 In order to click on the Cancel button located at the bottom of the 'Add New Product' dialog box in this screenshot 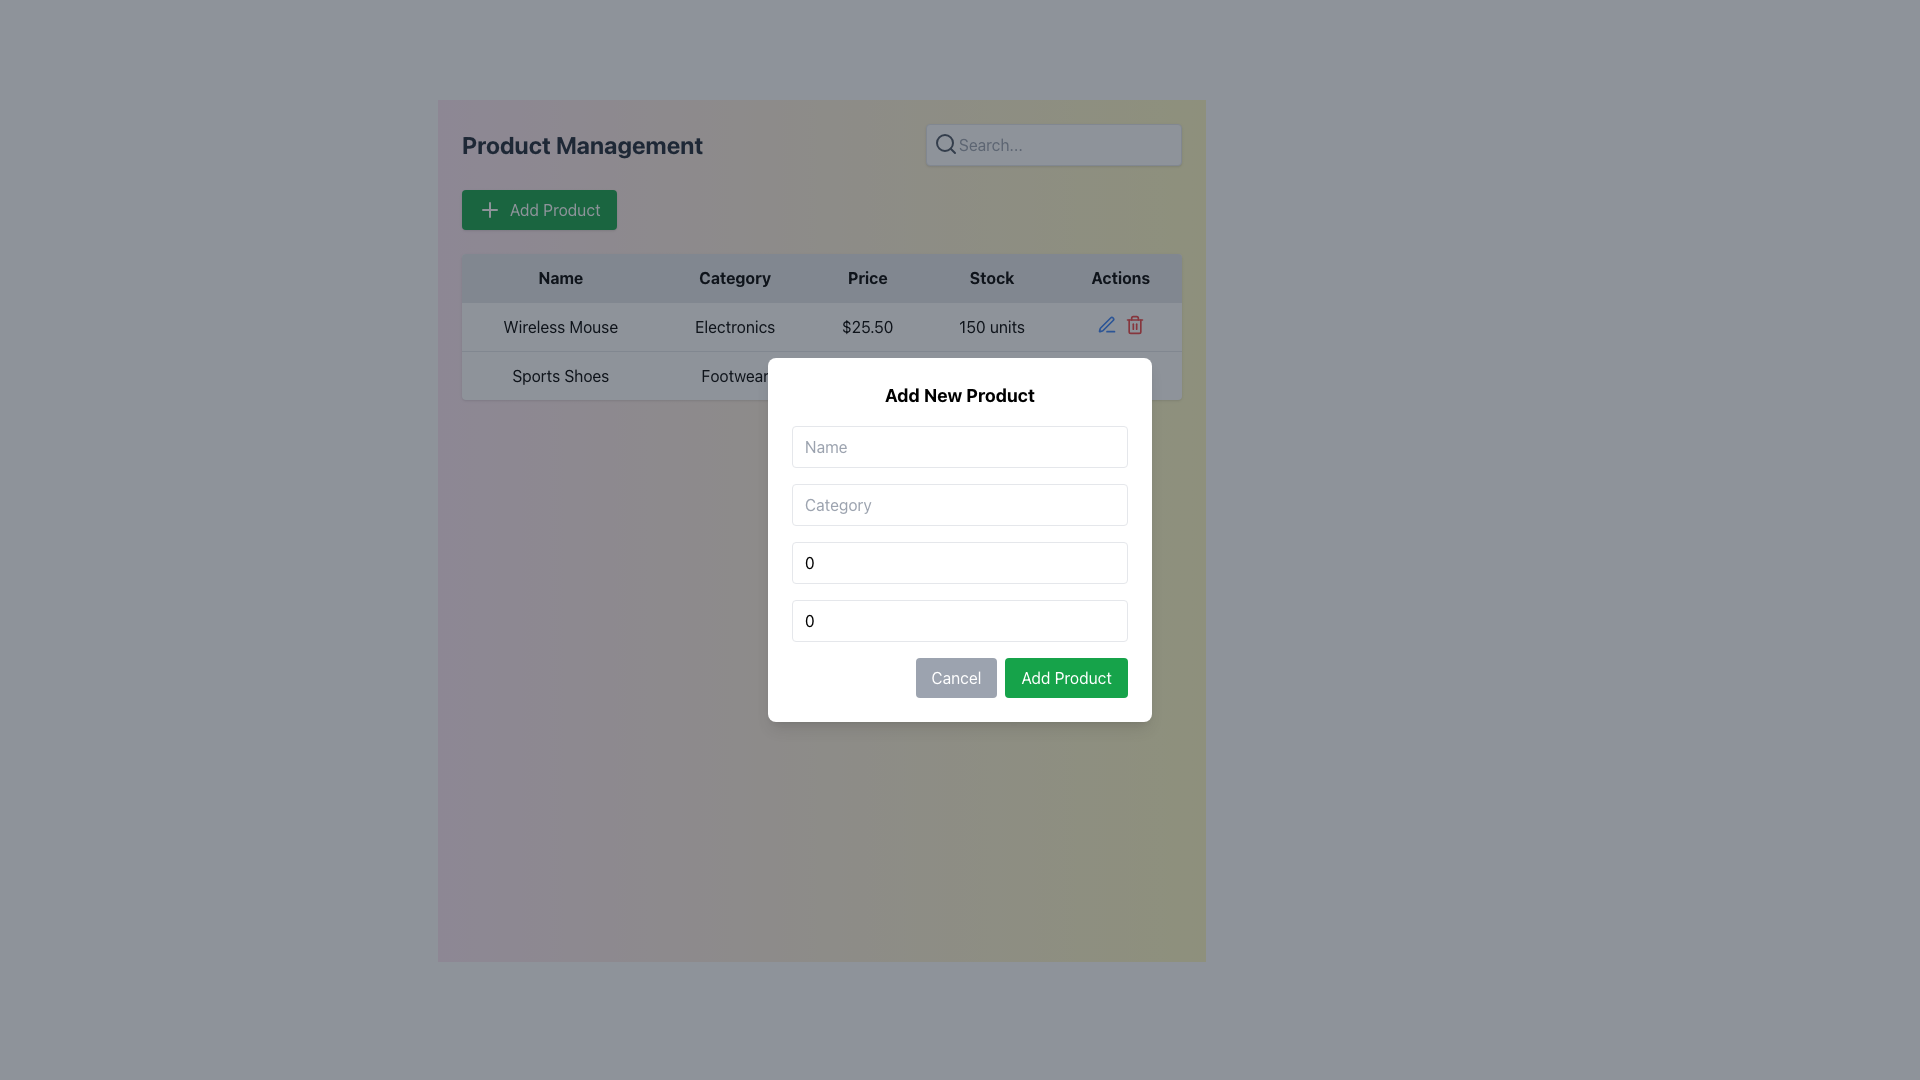, I will do `click(955, 677)`.